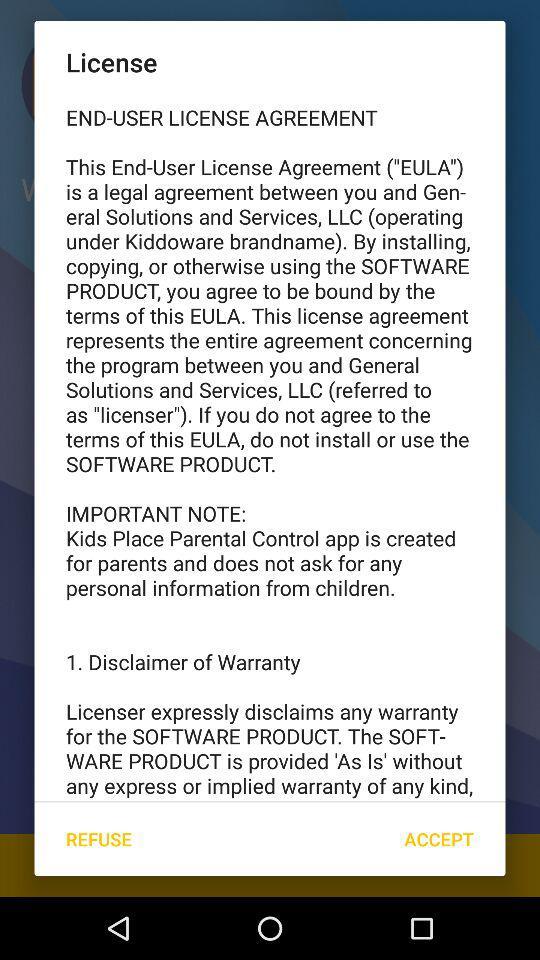 The image size is (540, 960). I want to click on the refuse, so click(97, 839).